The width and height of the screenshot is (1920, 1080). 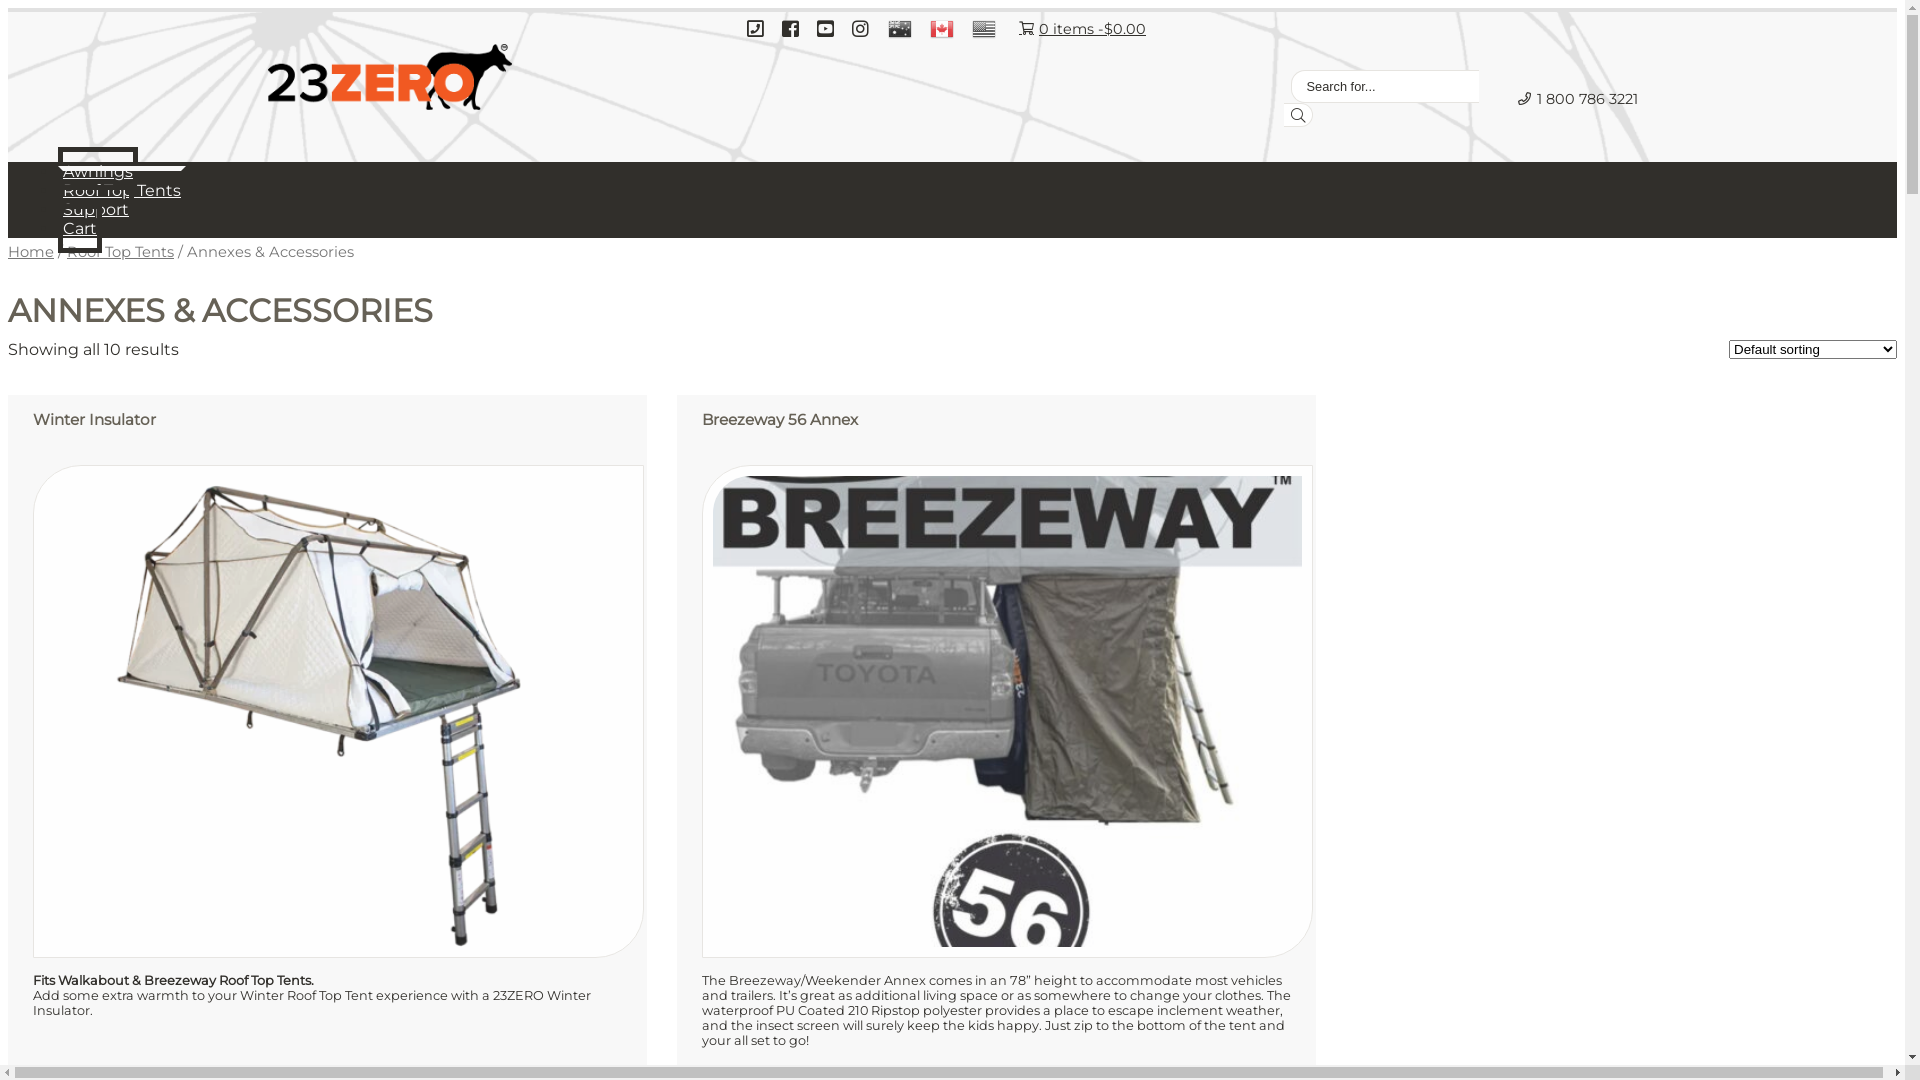 I want to click on 'Awnings', so click(x=96, y=169).